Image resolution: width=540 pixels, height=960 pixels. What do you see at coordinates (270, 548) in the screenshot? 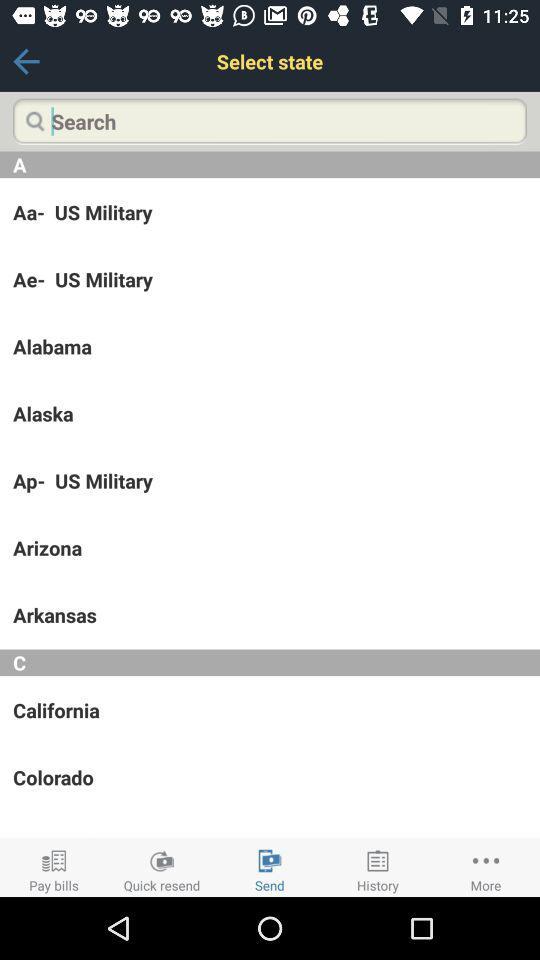
I see `the arizona icon` at bounding box center [270, 548].